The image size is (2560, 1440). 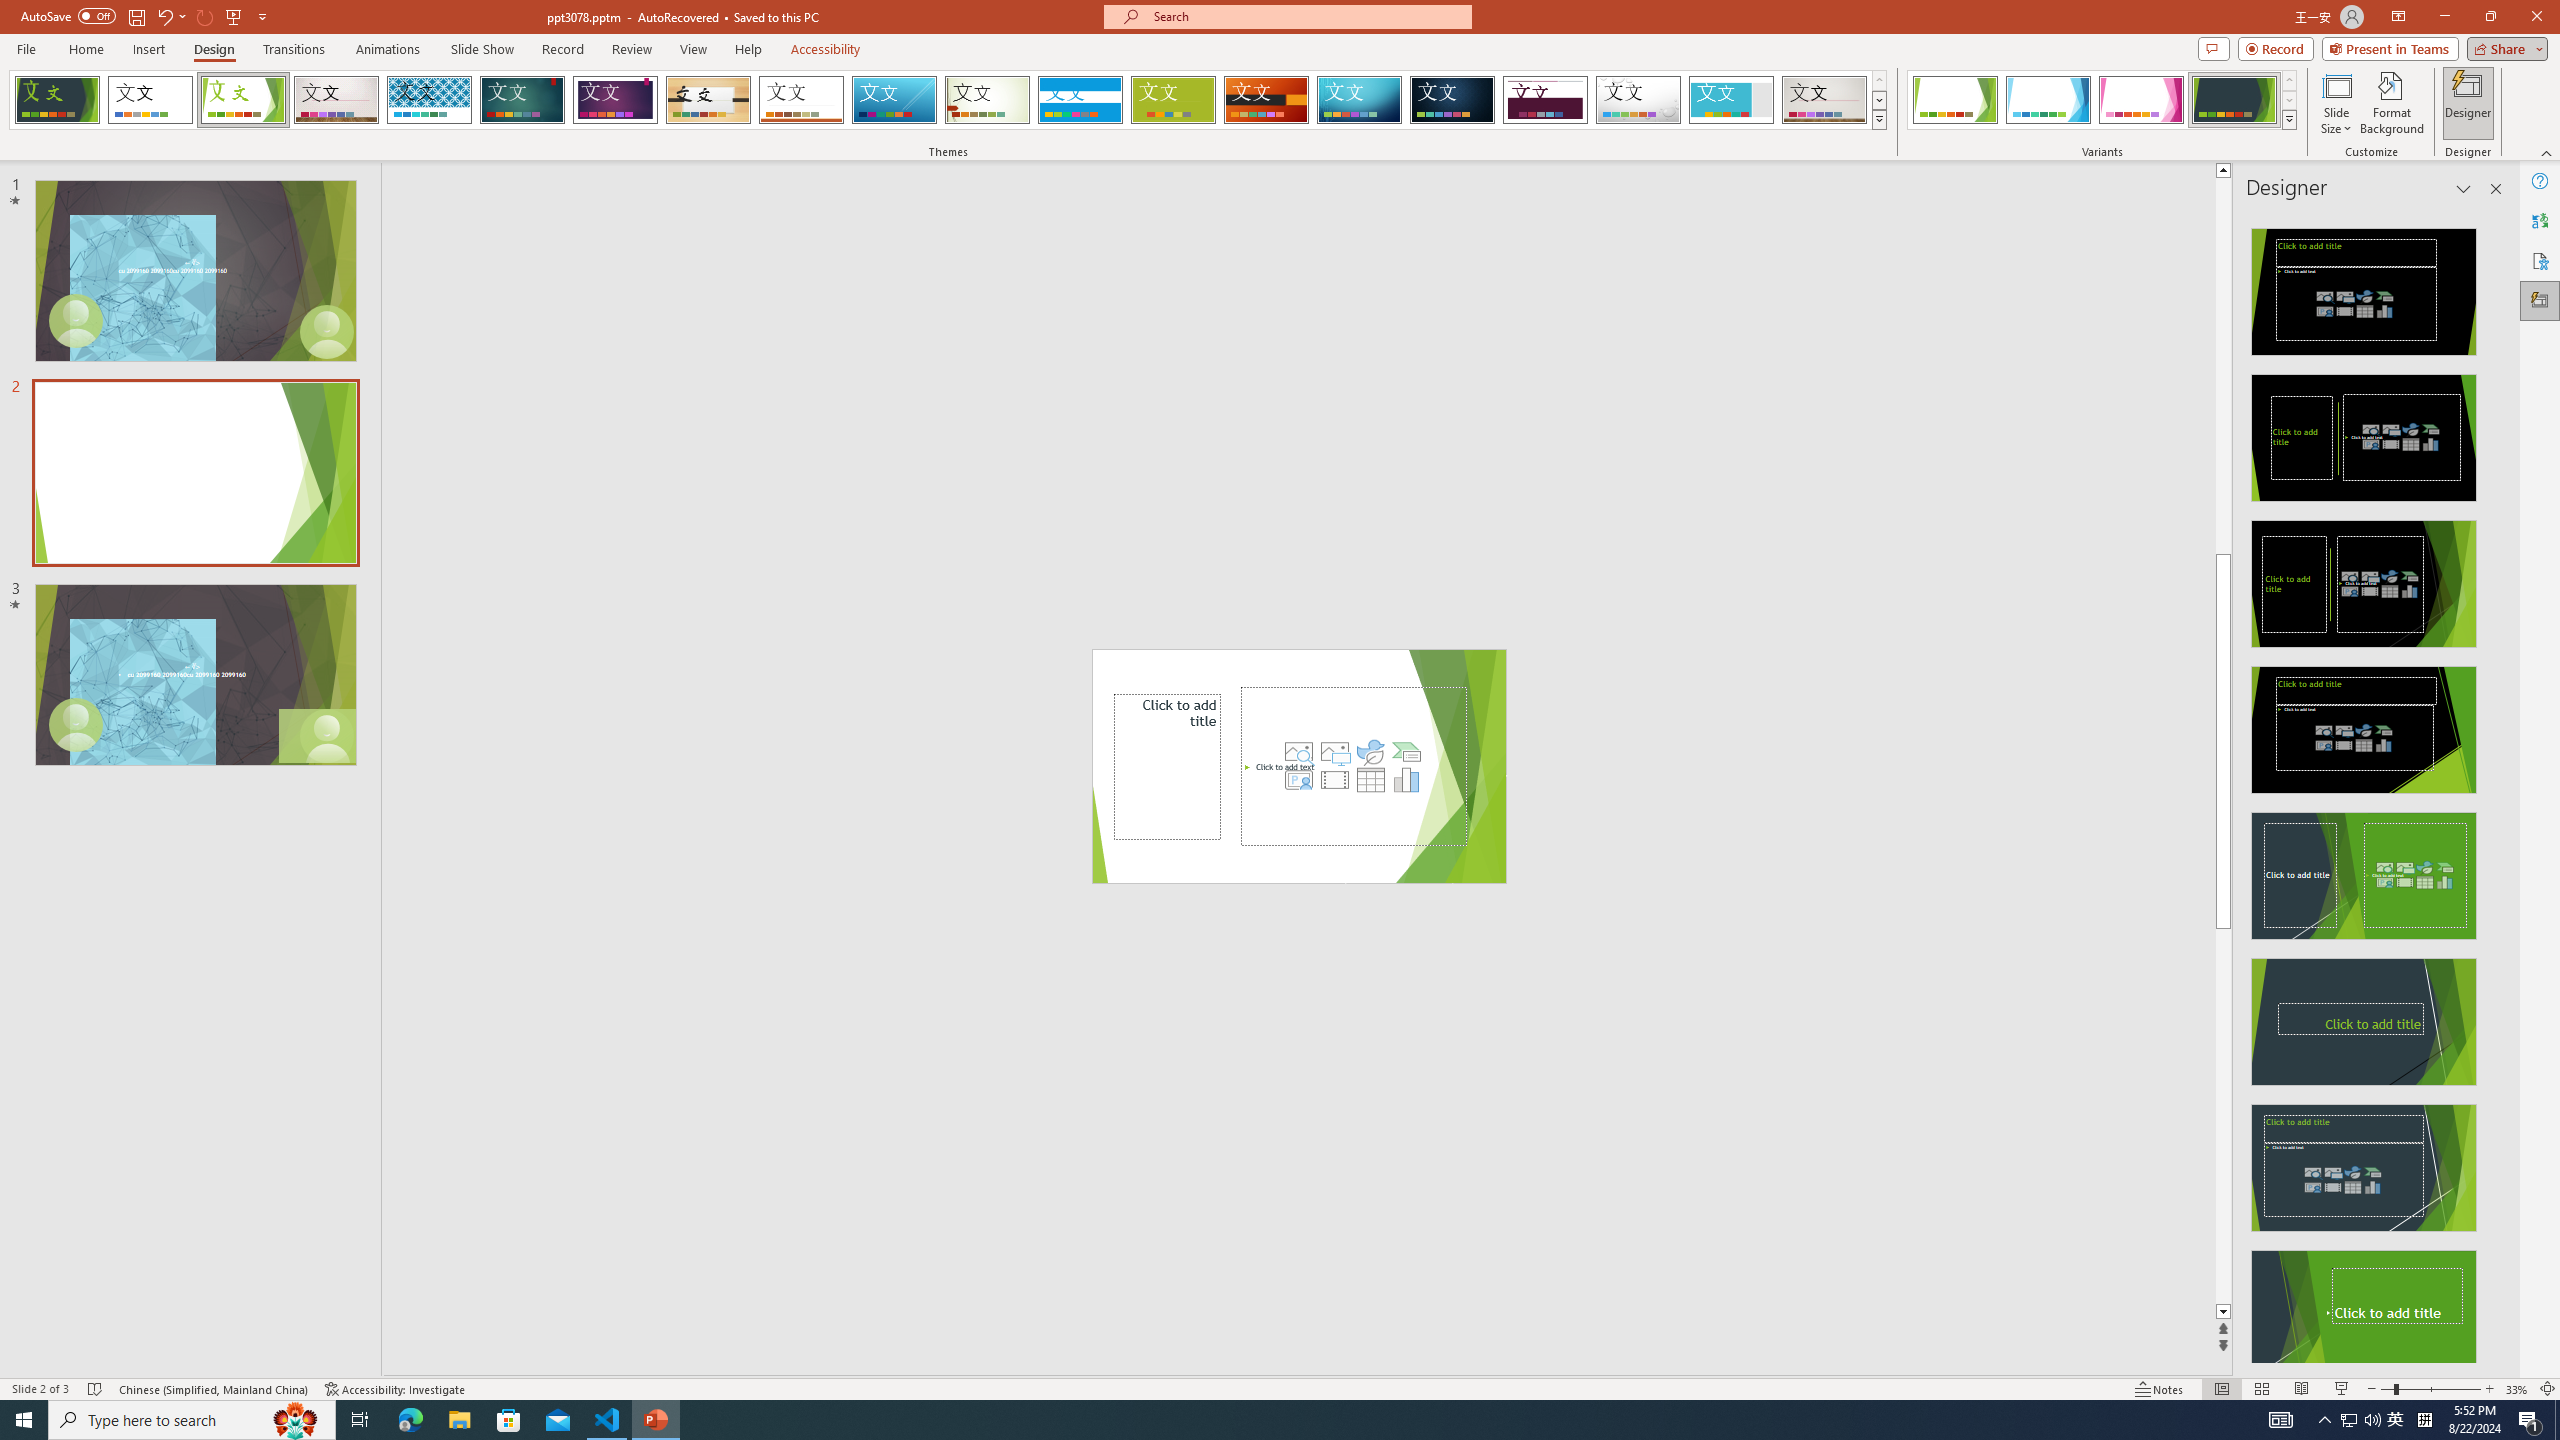 What do you see at coordinates (429, 99) in the screenshot?
I see `'Integral'` at bounding box center [429, 99].